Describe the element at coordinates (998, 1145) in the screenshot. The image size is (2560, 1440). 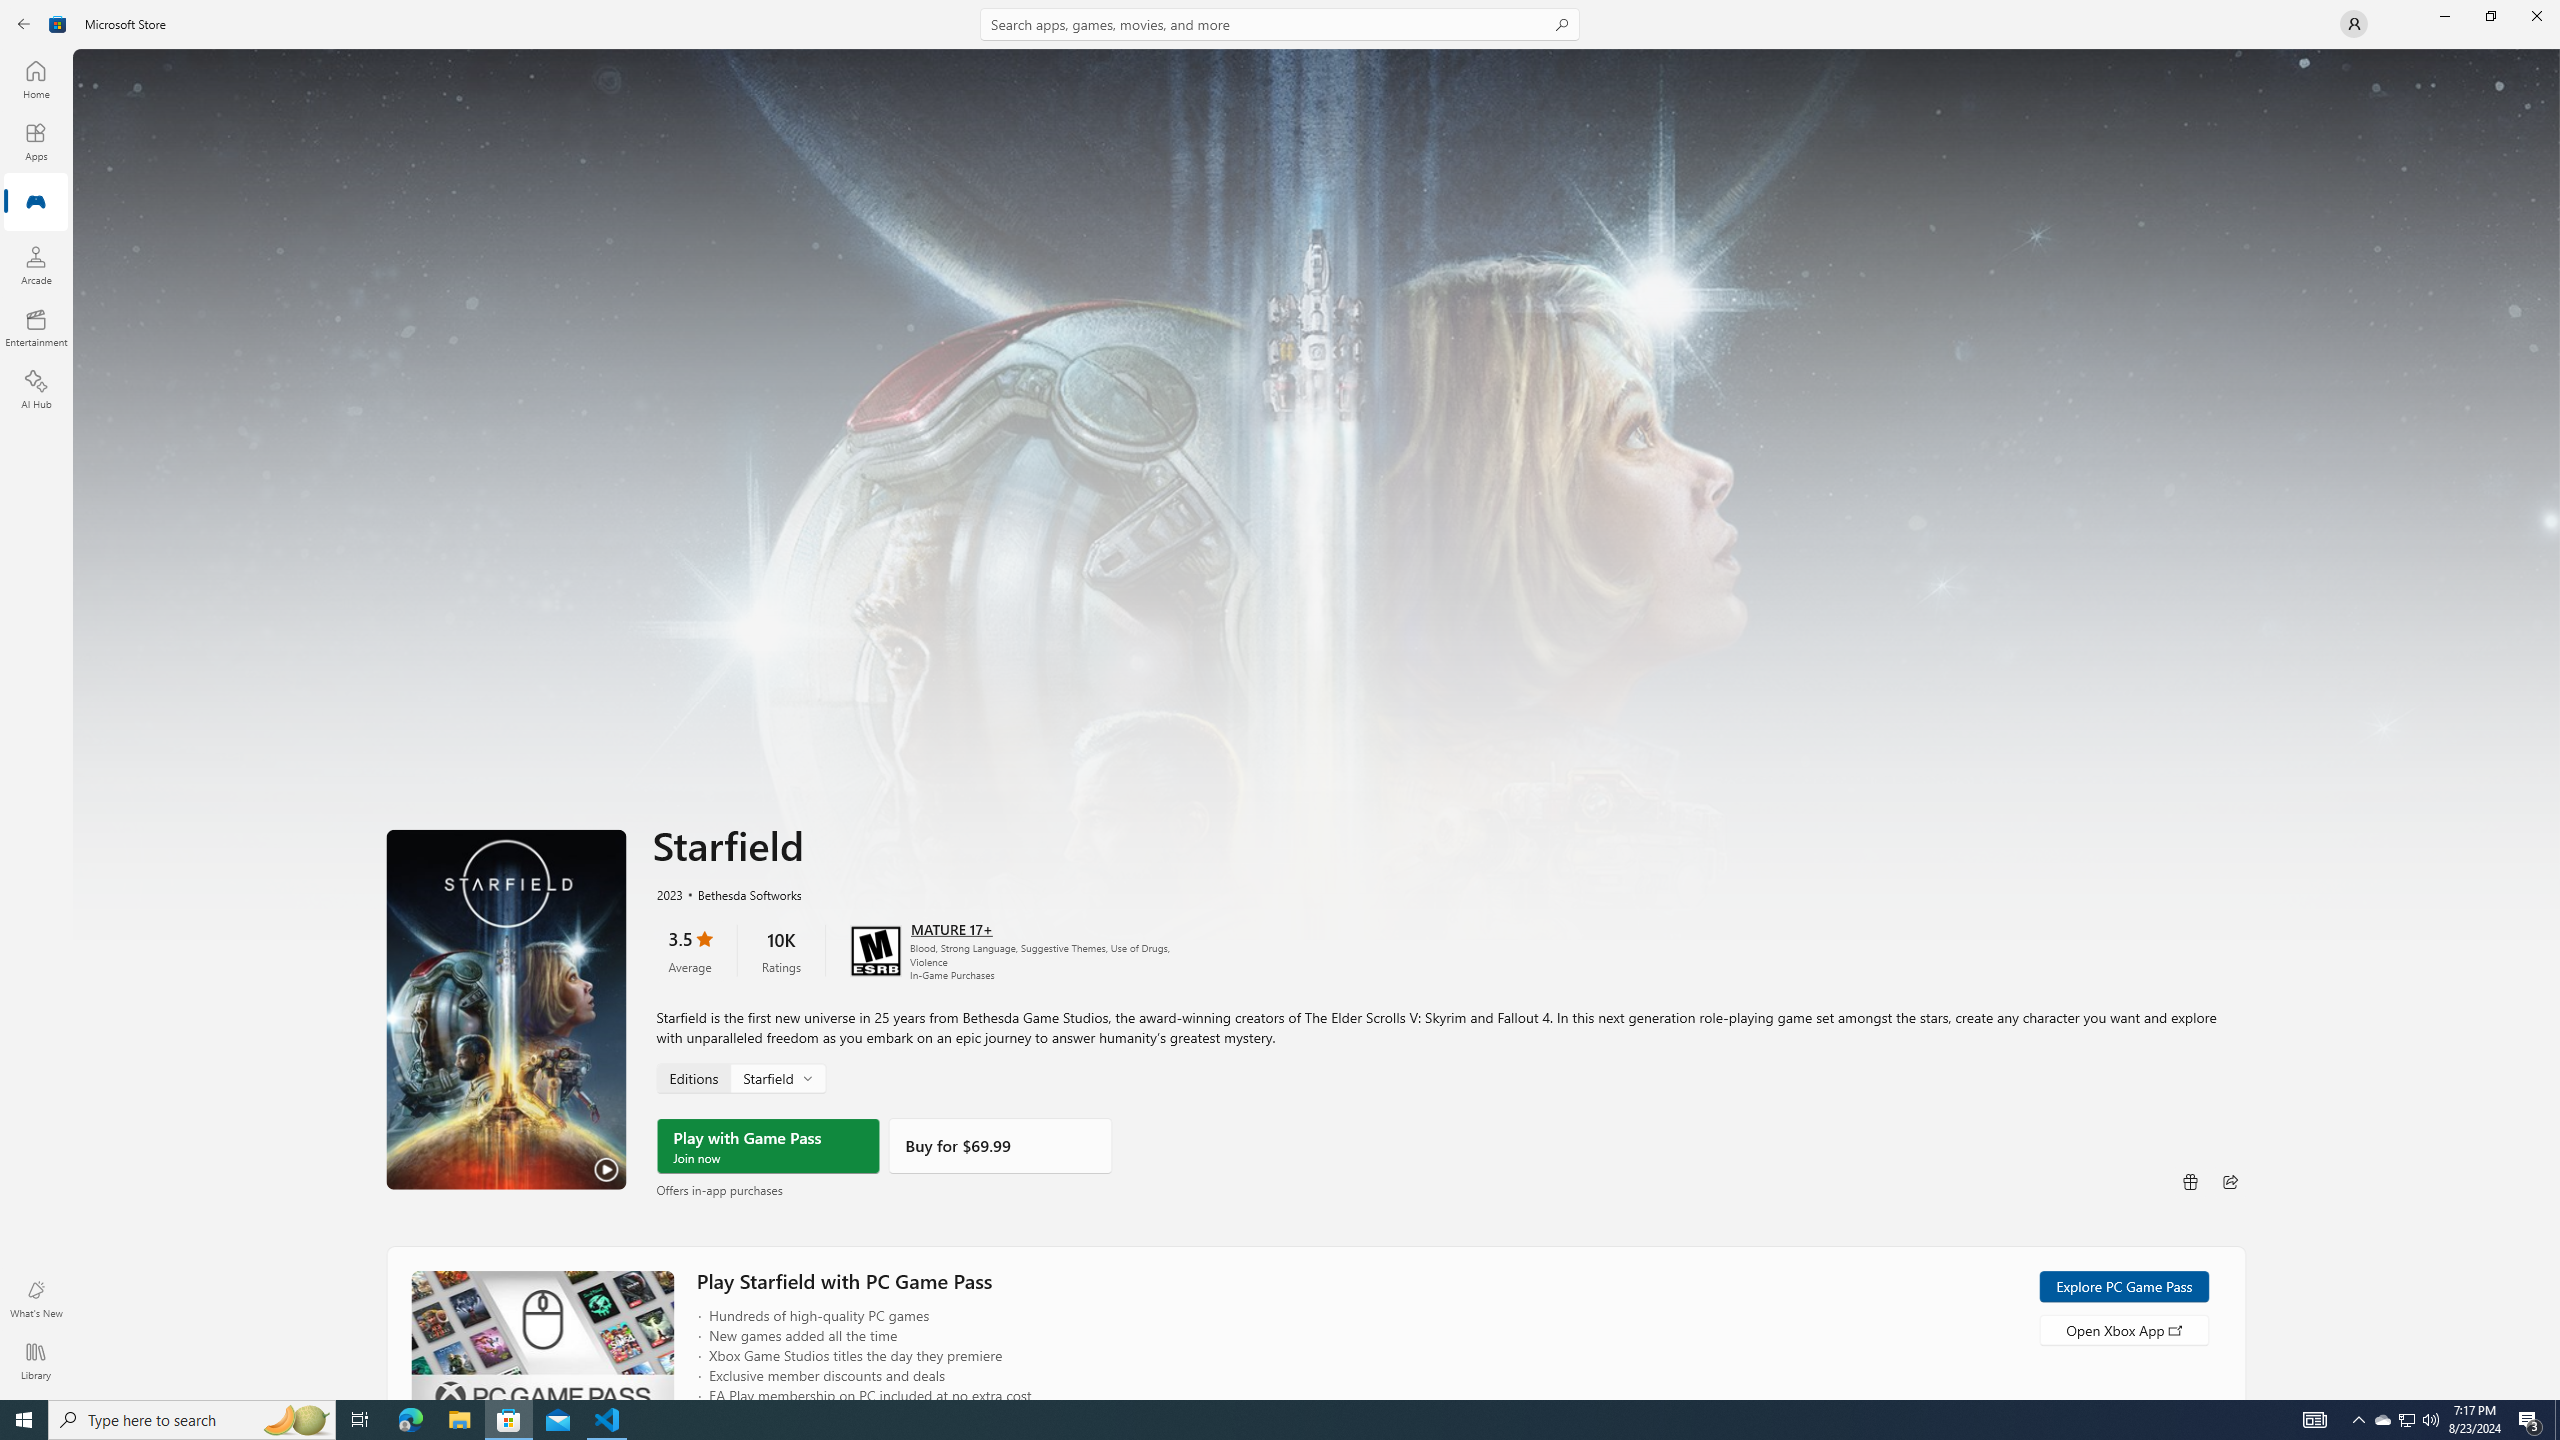
I see `'Buy'` at that location.